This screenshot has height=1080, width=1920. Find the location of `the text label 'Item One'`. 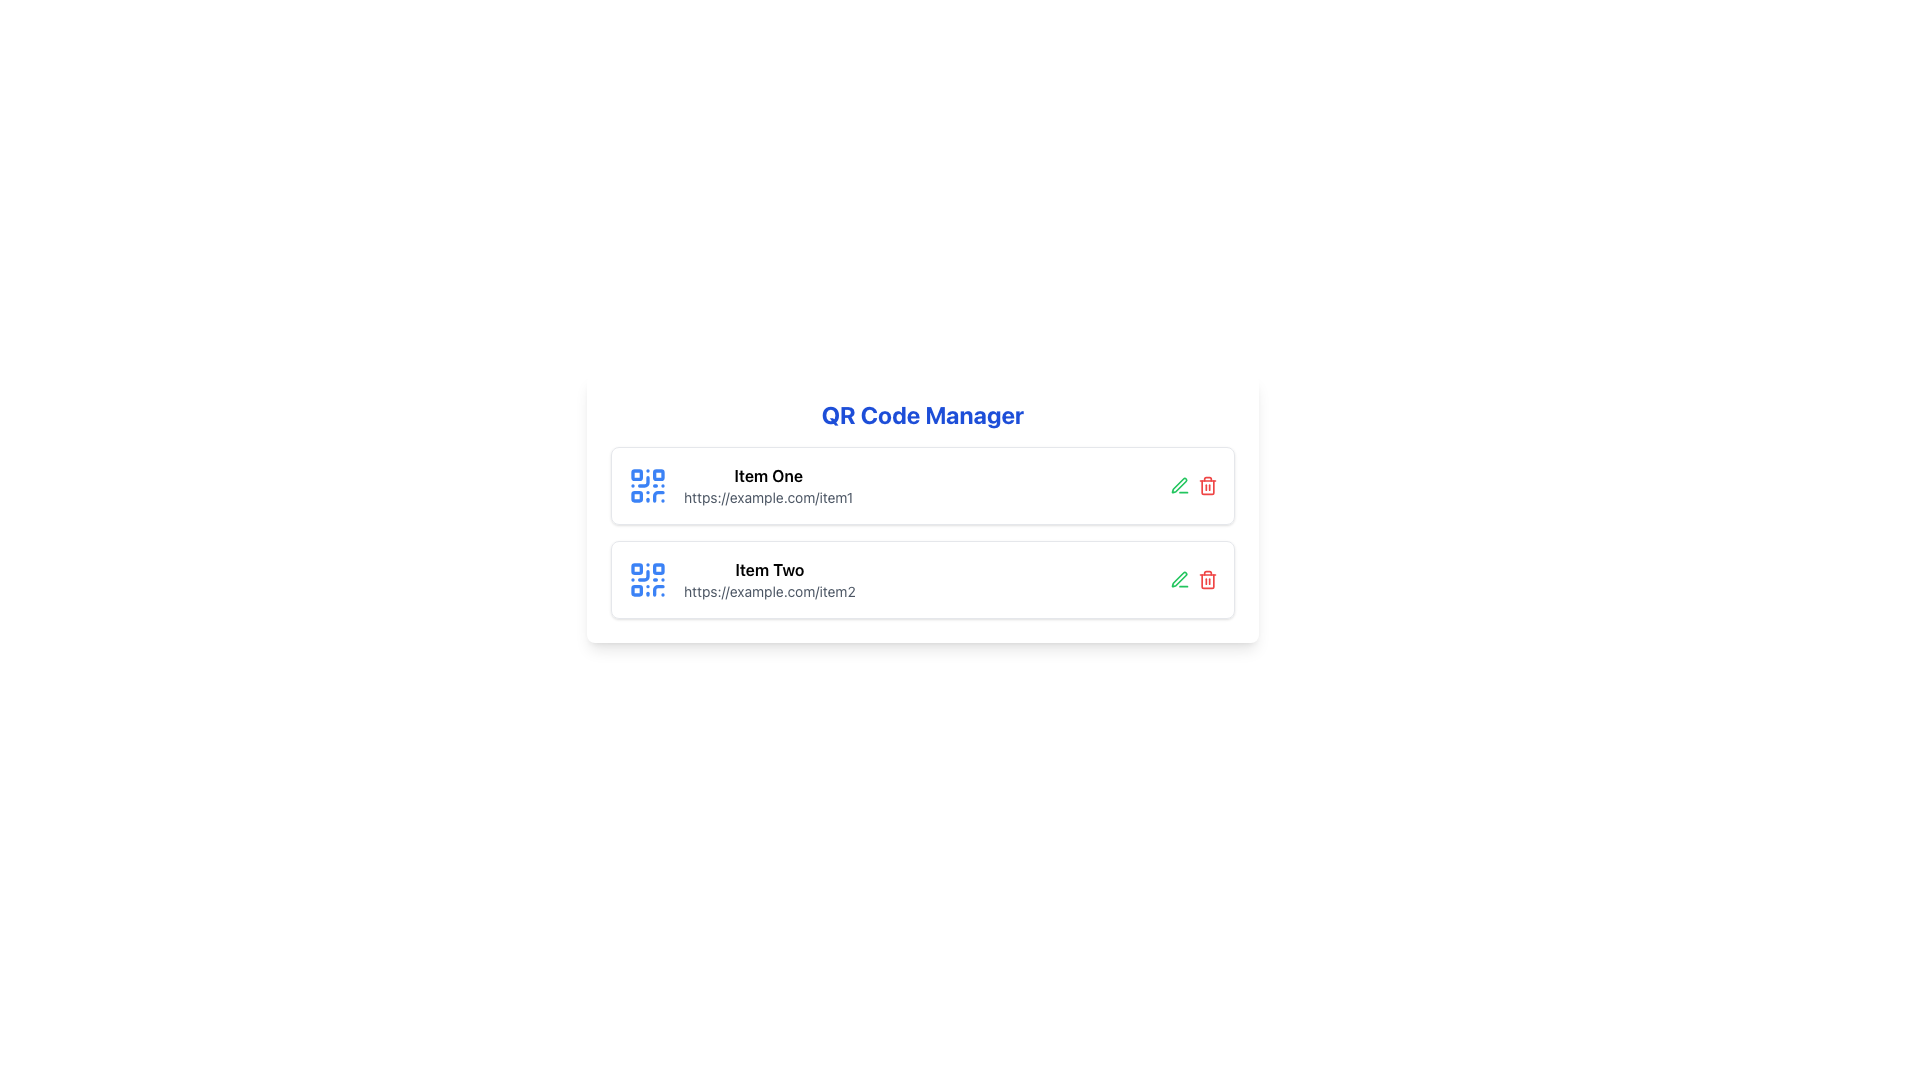

the text label 'Item One' is located at coordinates (767, 475).